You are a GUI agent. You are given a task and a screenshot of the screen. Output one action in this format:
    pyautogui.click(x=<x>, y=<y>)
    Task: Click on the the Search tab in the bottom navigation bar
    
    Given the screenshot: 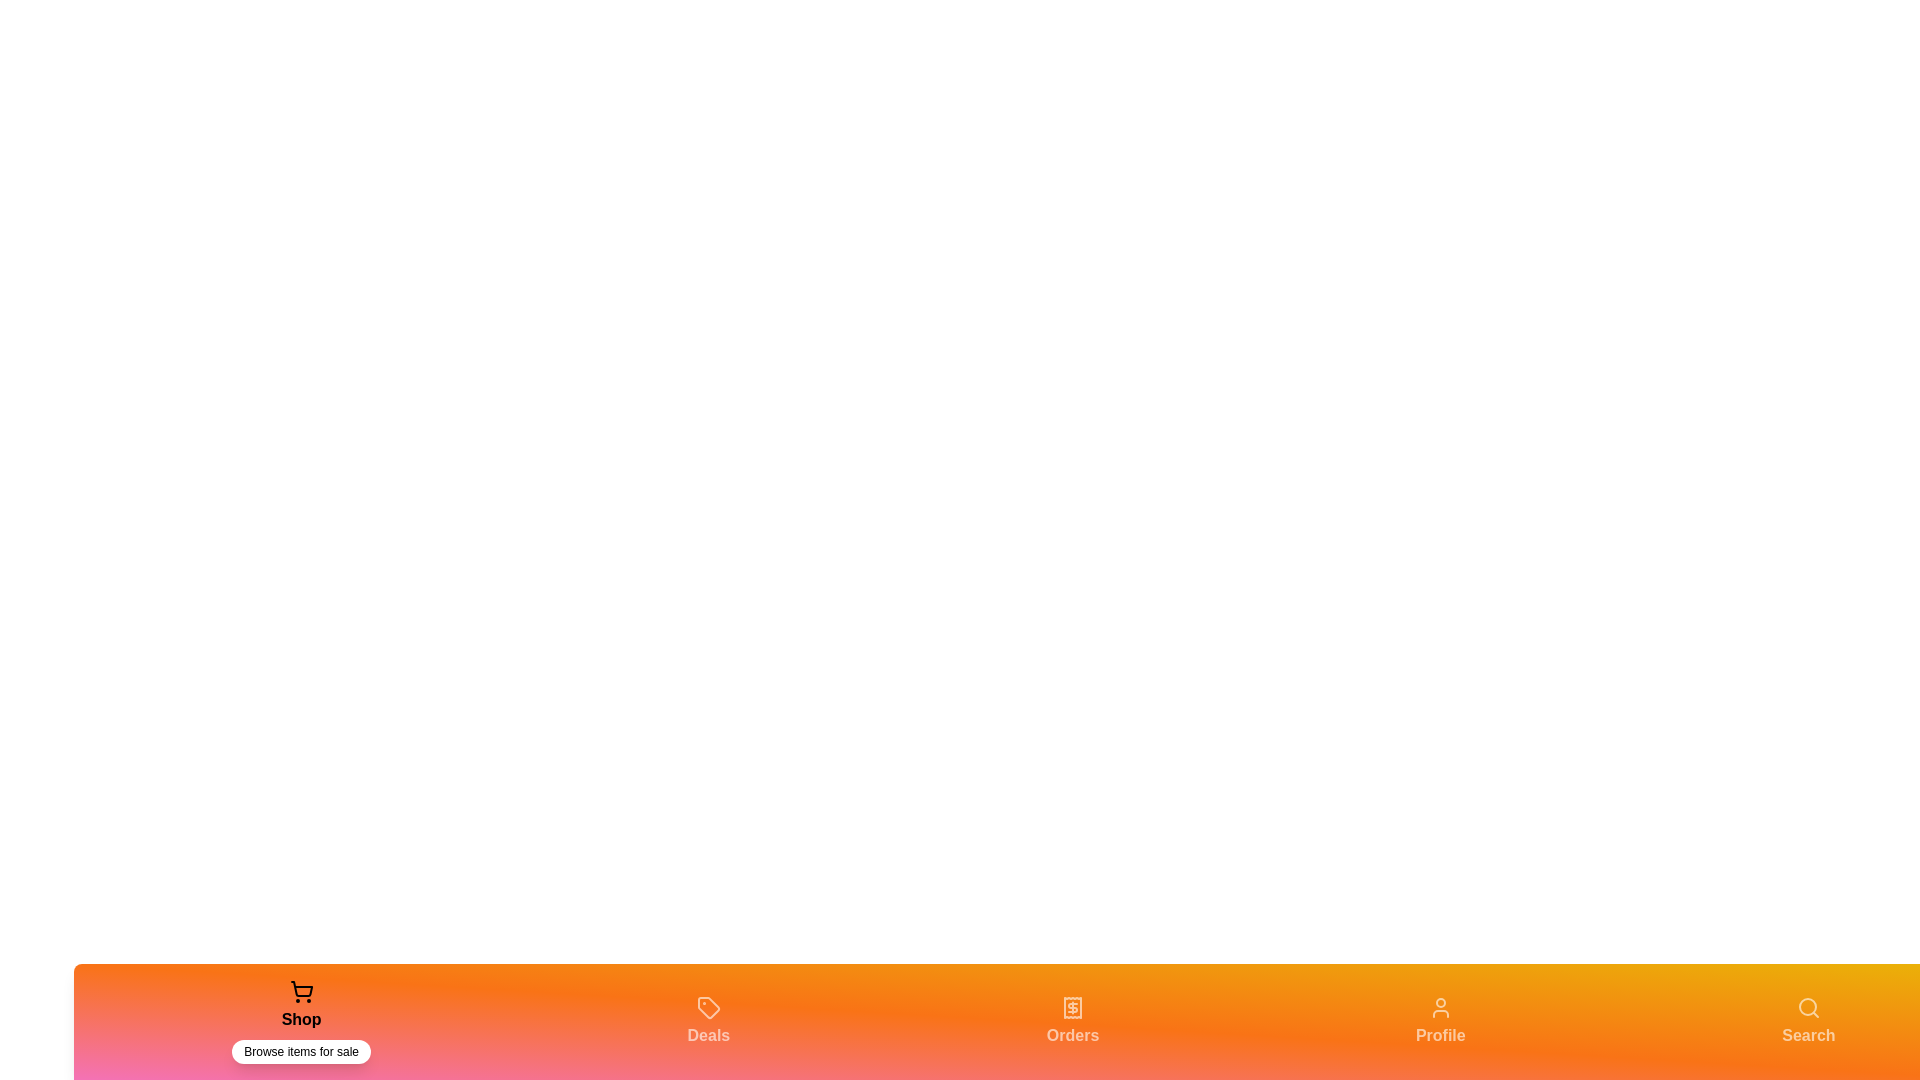 What is the action you would take?
    pyautogui.click(x=1809, y=1022)
    